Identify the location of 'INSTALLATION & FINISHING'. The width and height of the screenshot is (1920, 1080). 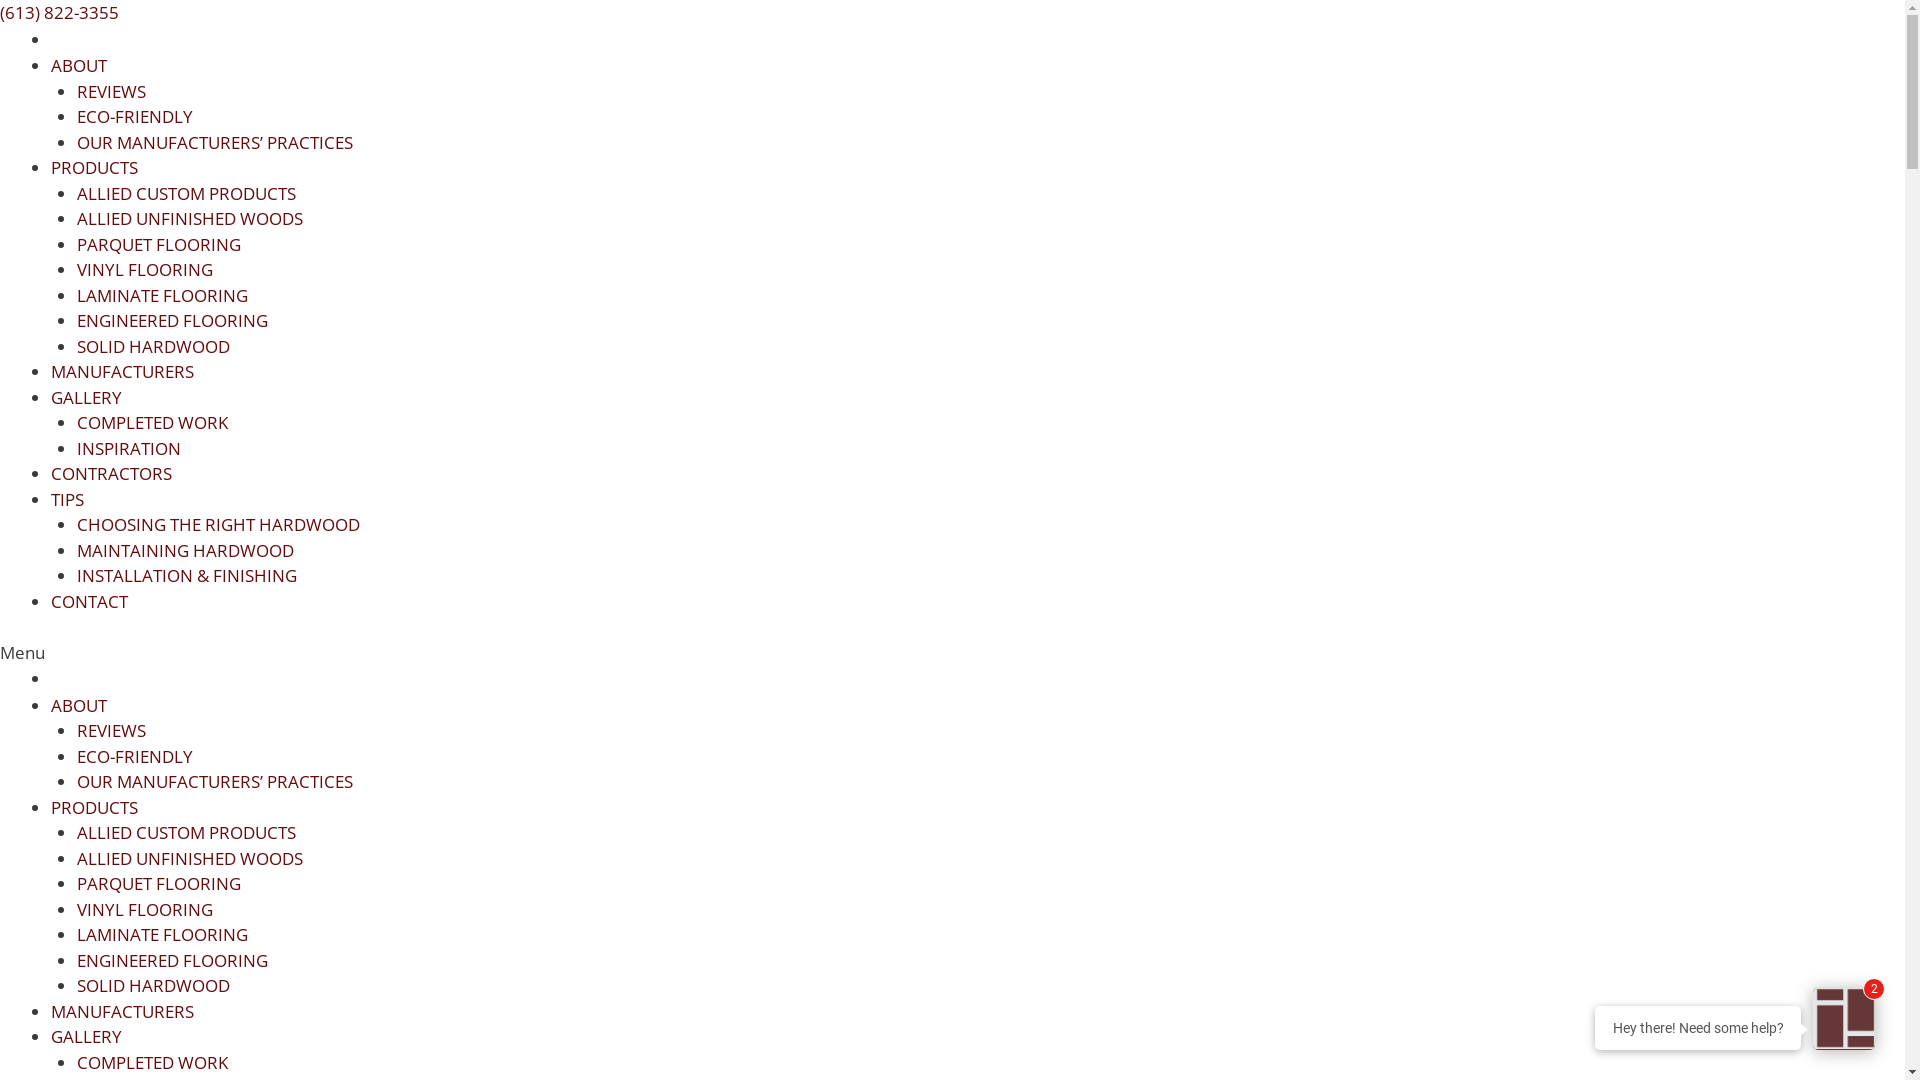
(186, 575).